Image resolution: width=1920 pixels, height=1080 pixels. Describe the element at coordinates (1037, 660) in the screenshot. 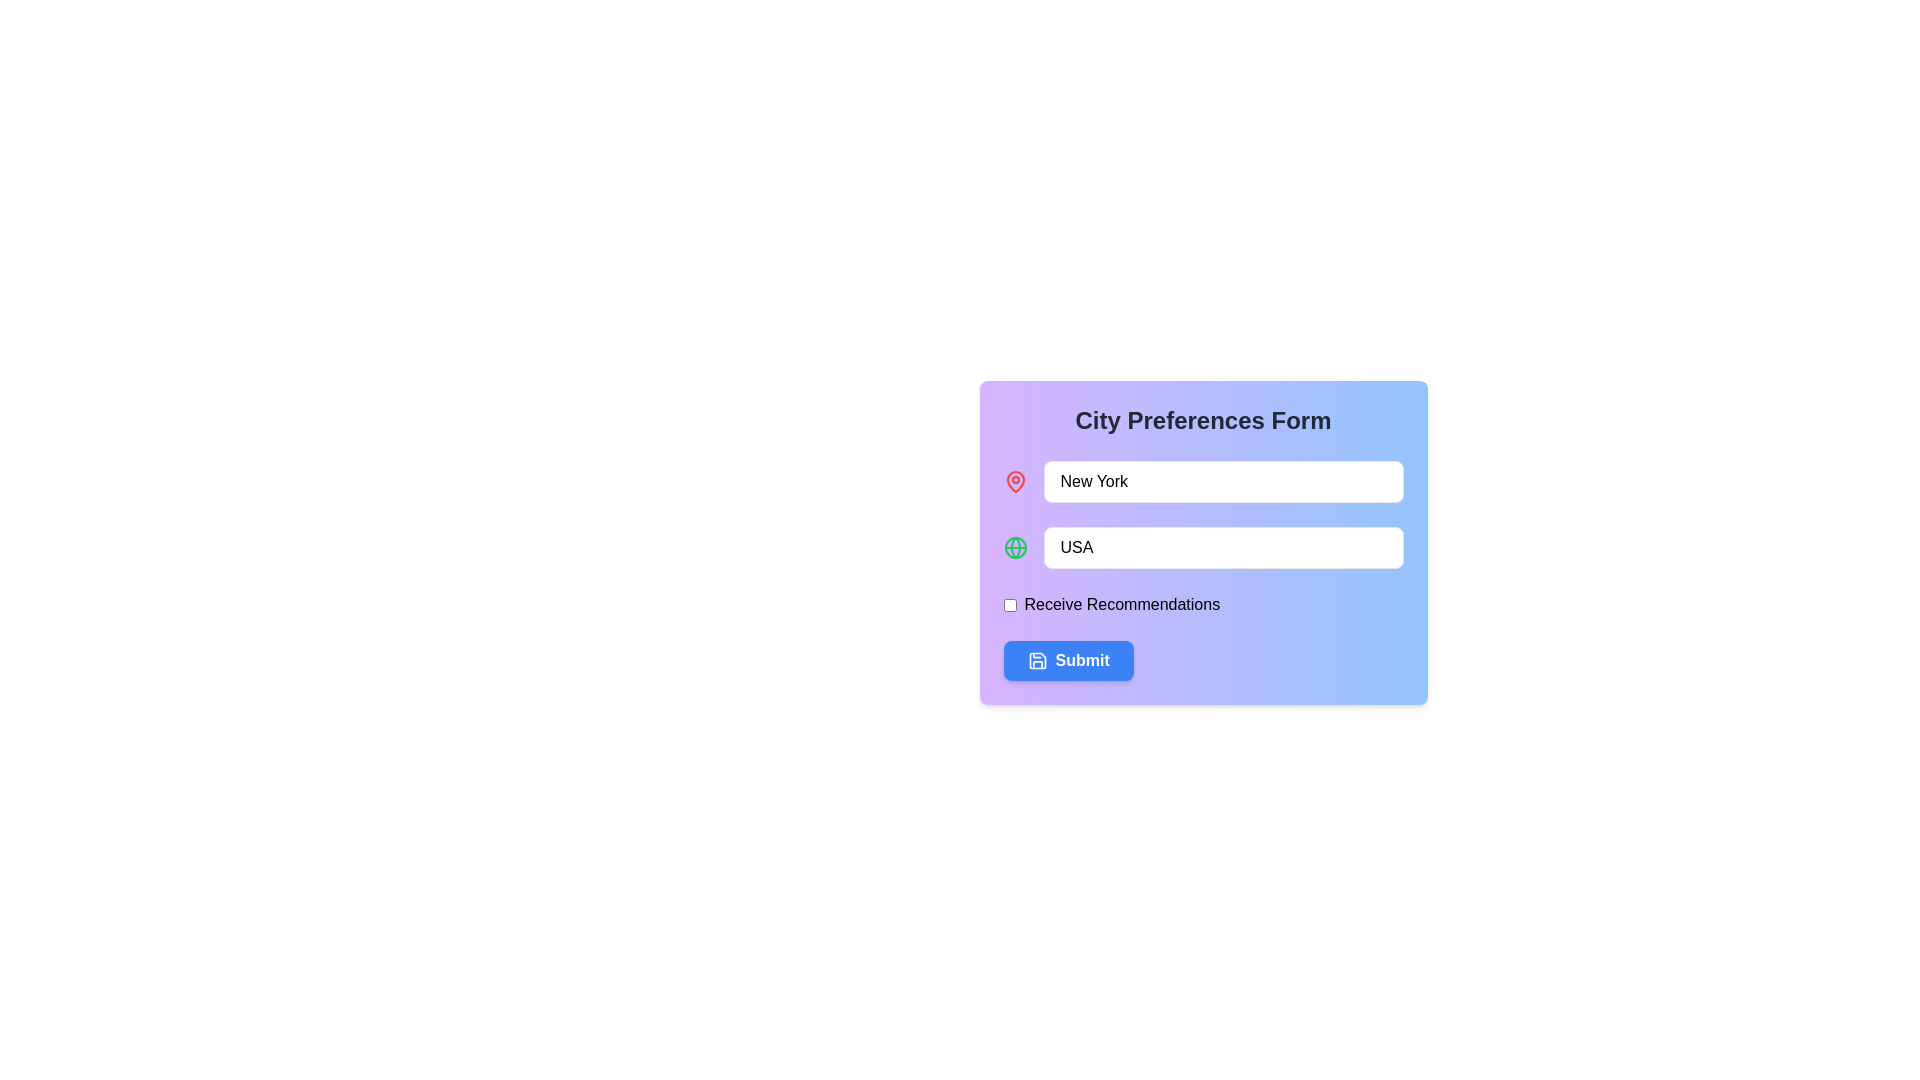

I see `the SVG icon within the blue 'Submit' button, located to the left of the bold 'Submit' text` at that location.